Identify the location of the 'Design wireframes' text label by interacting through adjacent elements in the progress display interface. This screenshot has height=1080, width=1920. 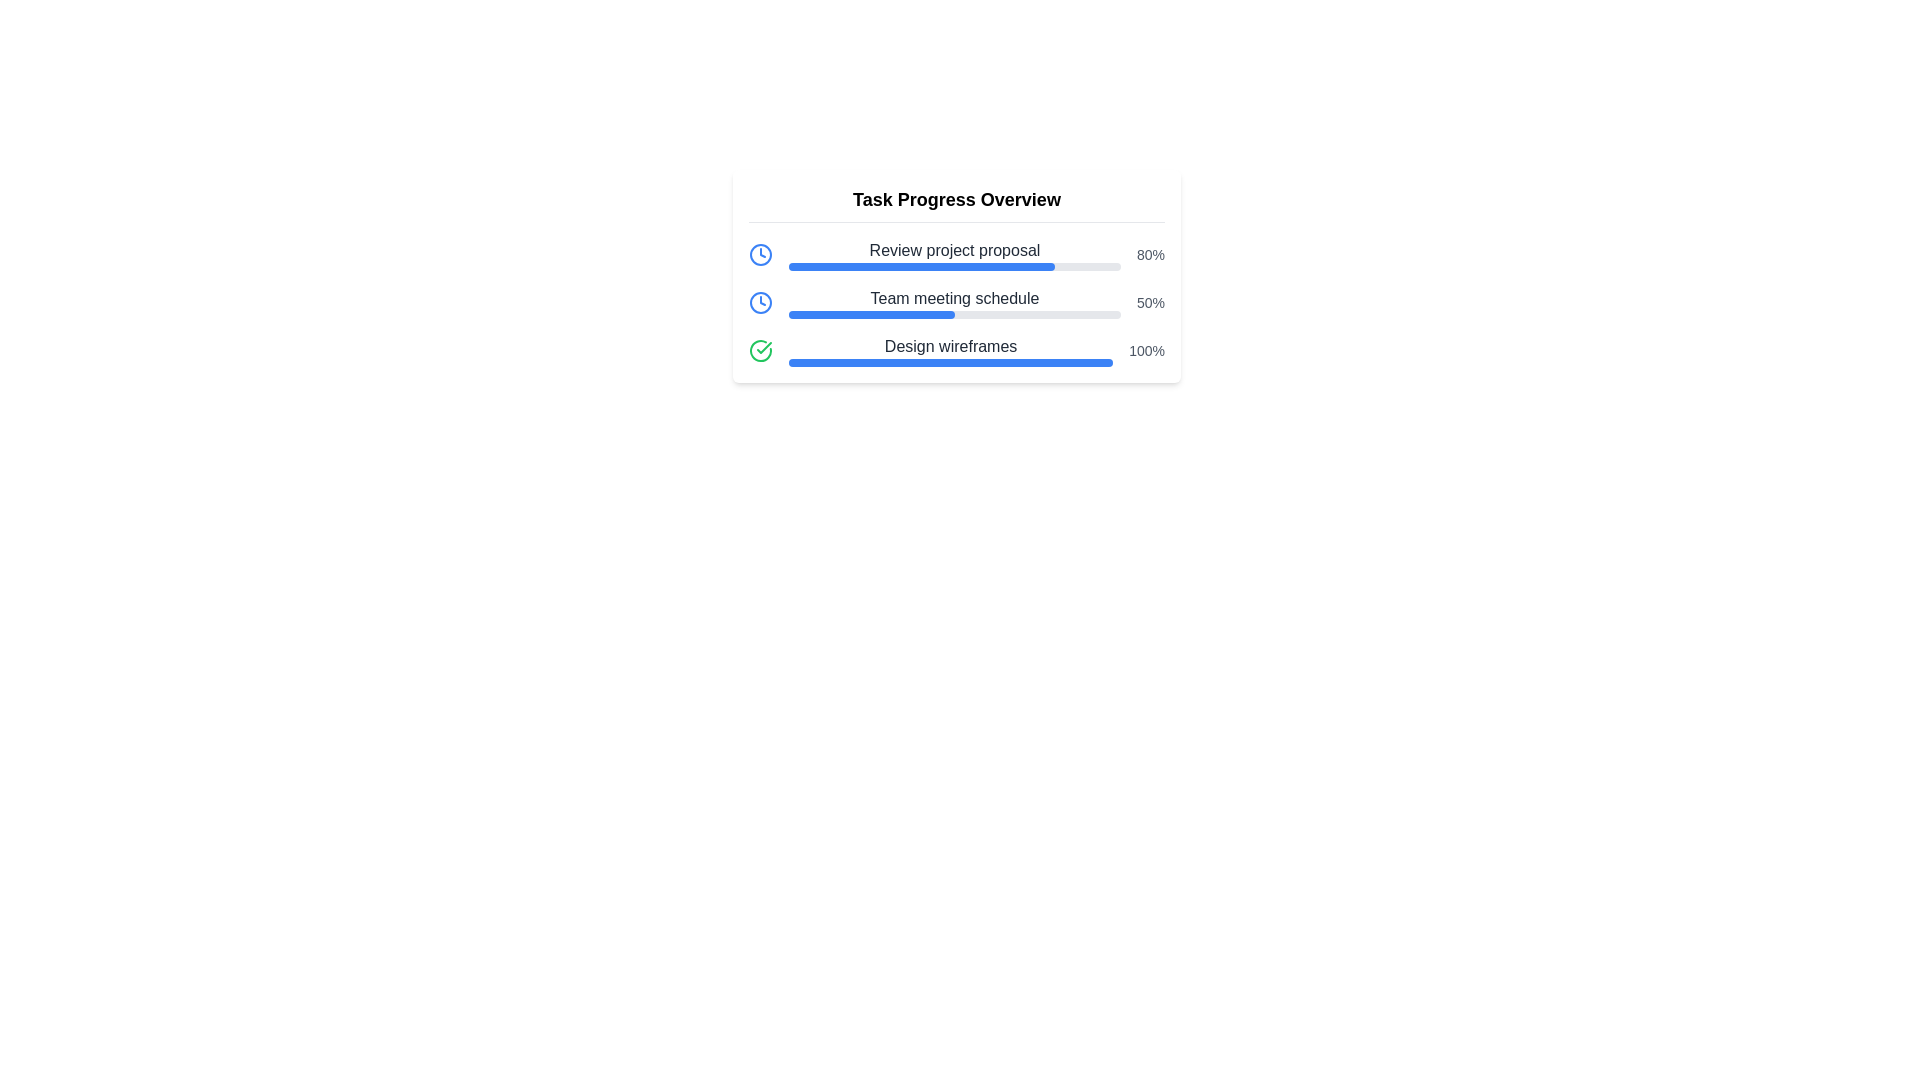
(950, 346).